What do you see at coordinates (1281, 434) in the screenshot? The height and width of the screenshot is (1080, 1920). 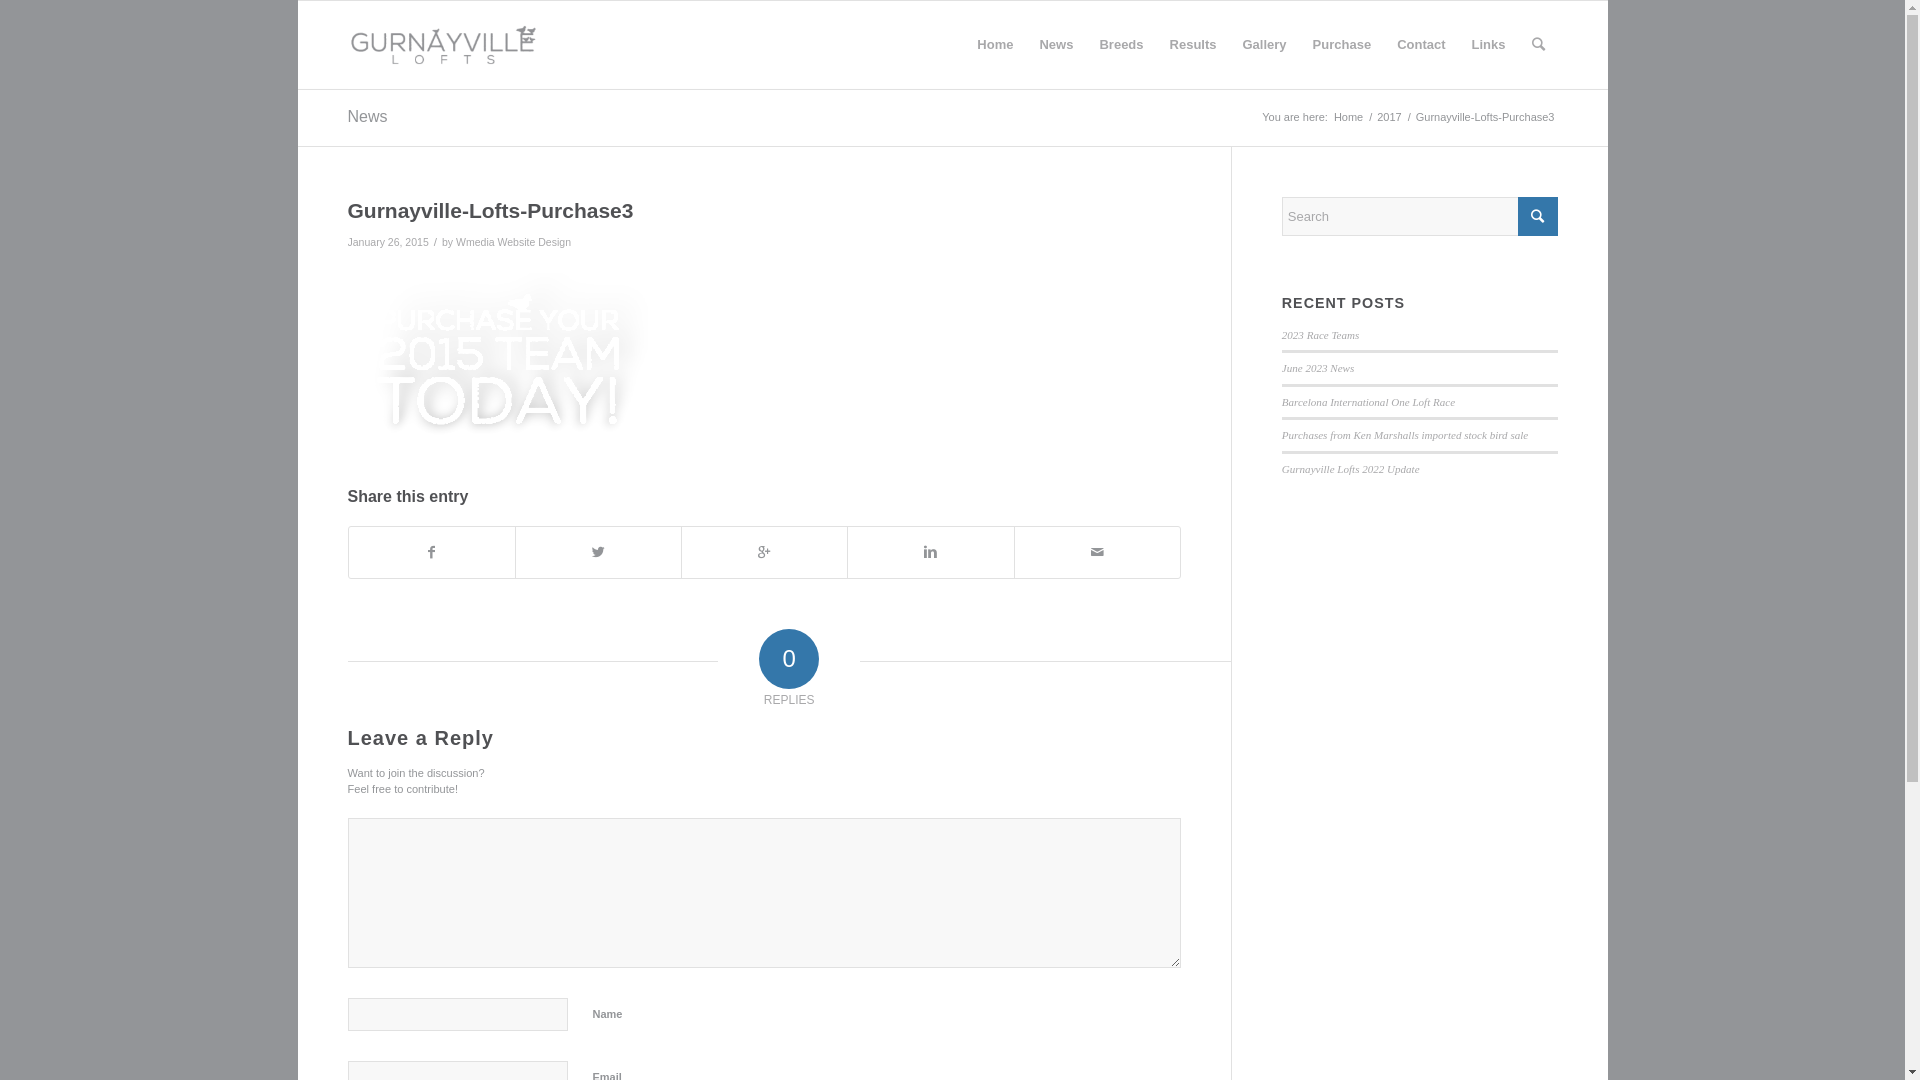 I see `'Purchases from Ken Marshalls imported stock bird sale'` at bounding box center [1281, 434].